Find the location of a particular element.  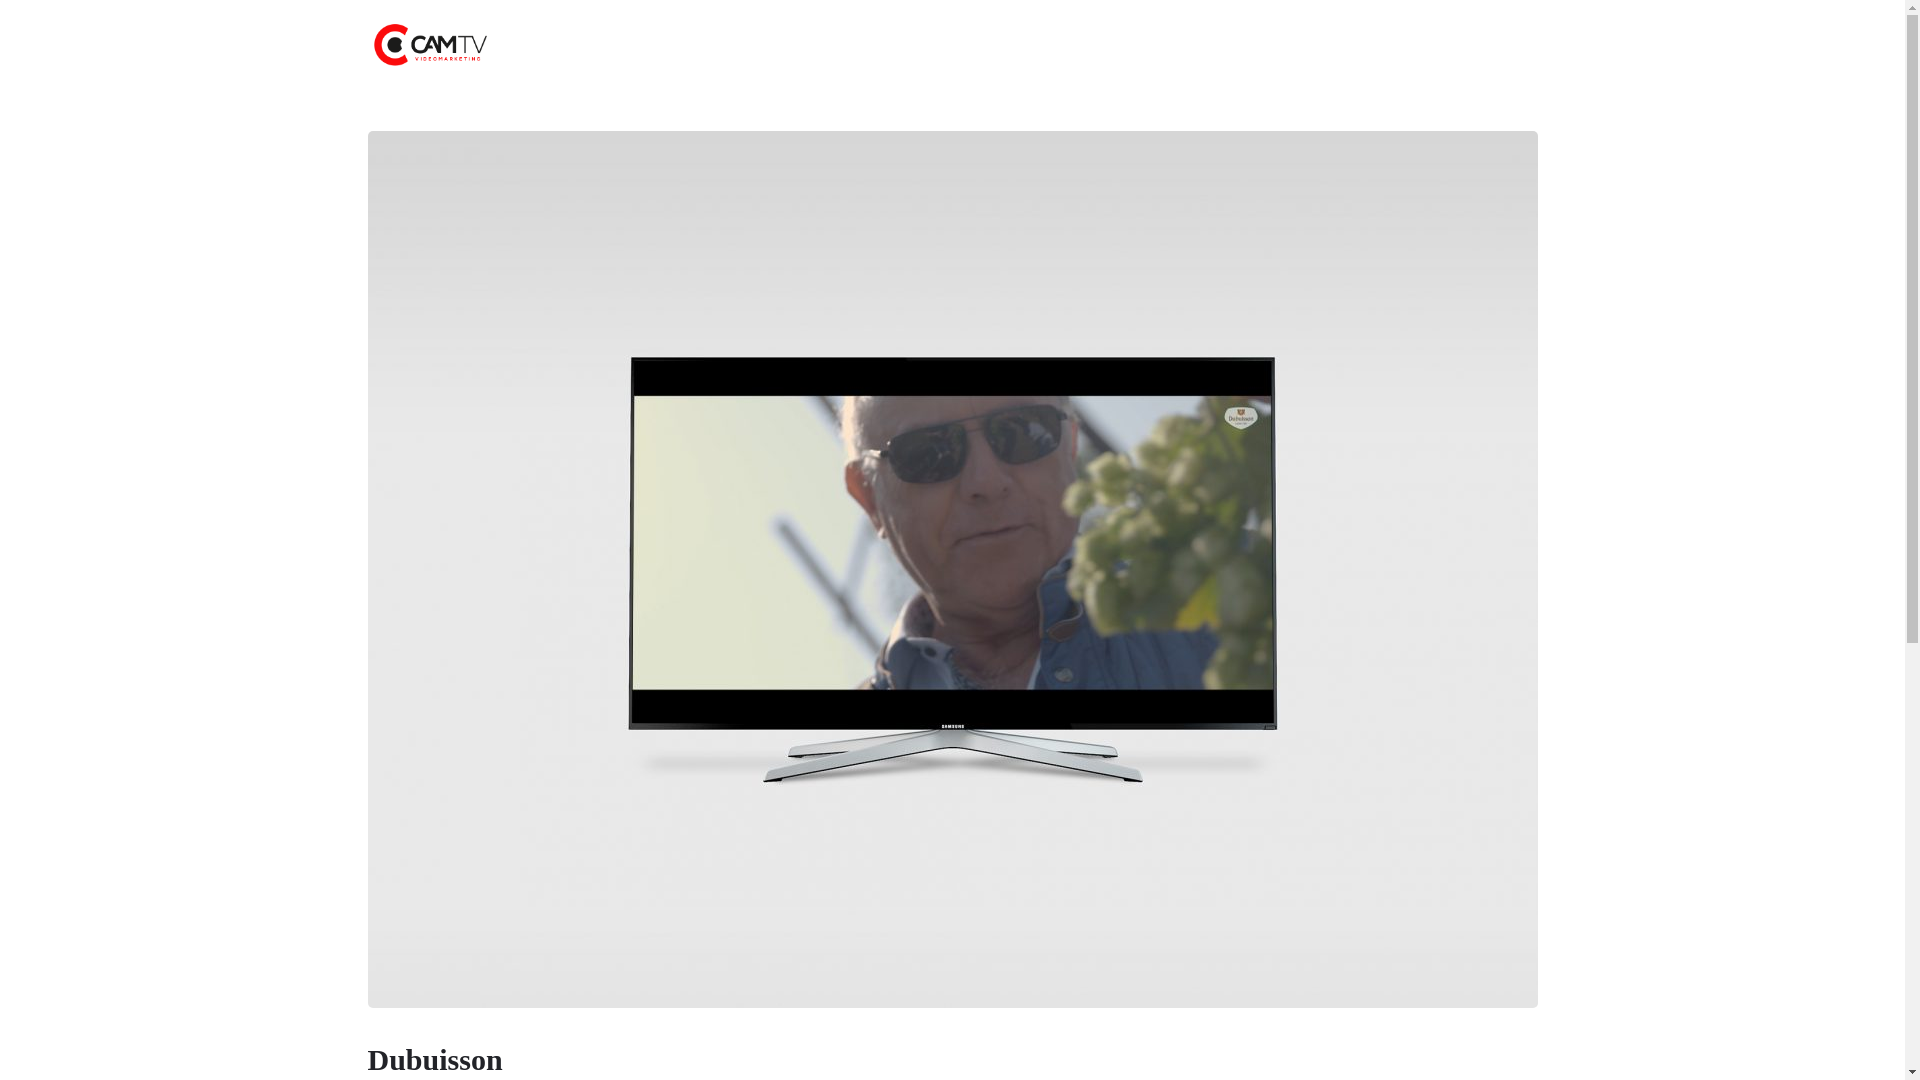

'GRAPHIC DESIGN' is located at coordinates (1092, 45).